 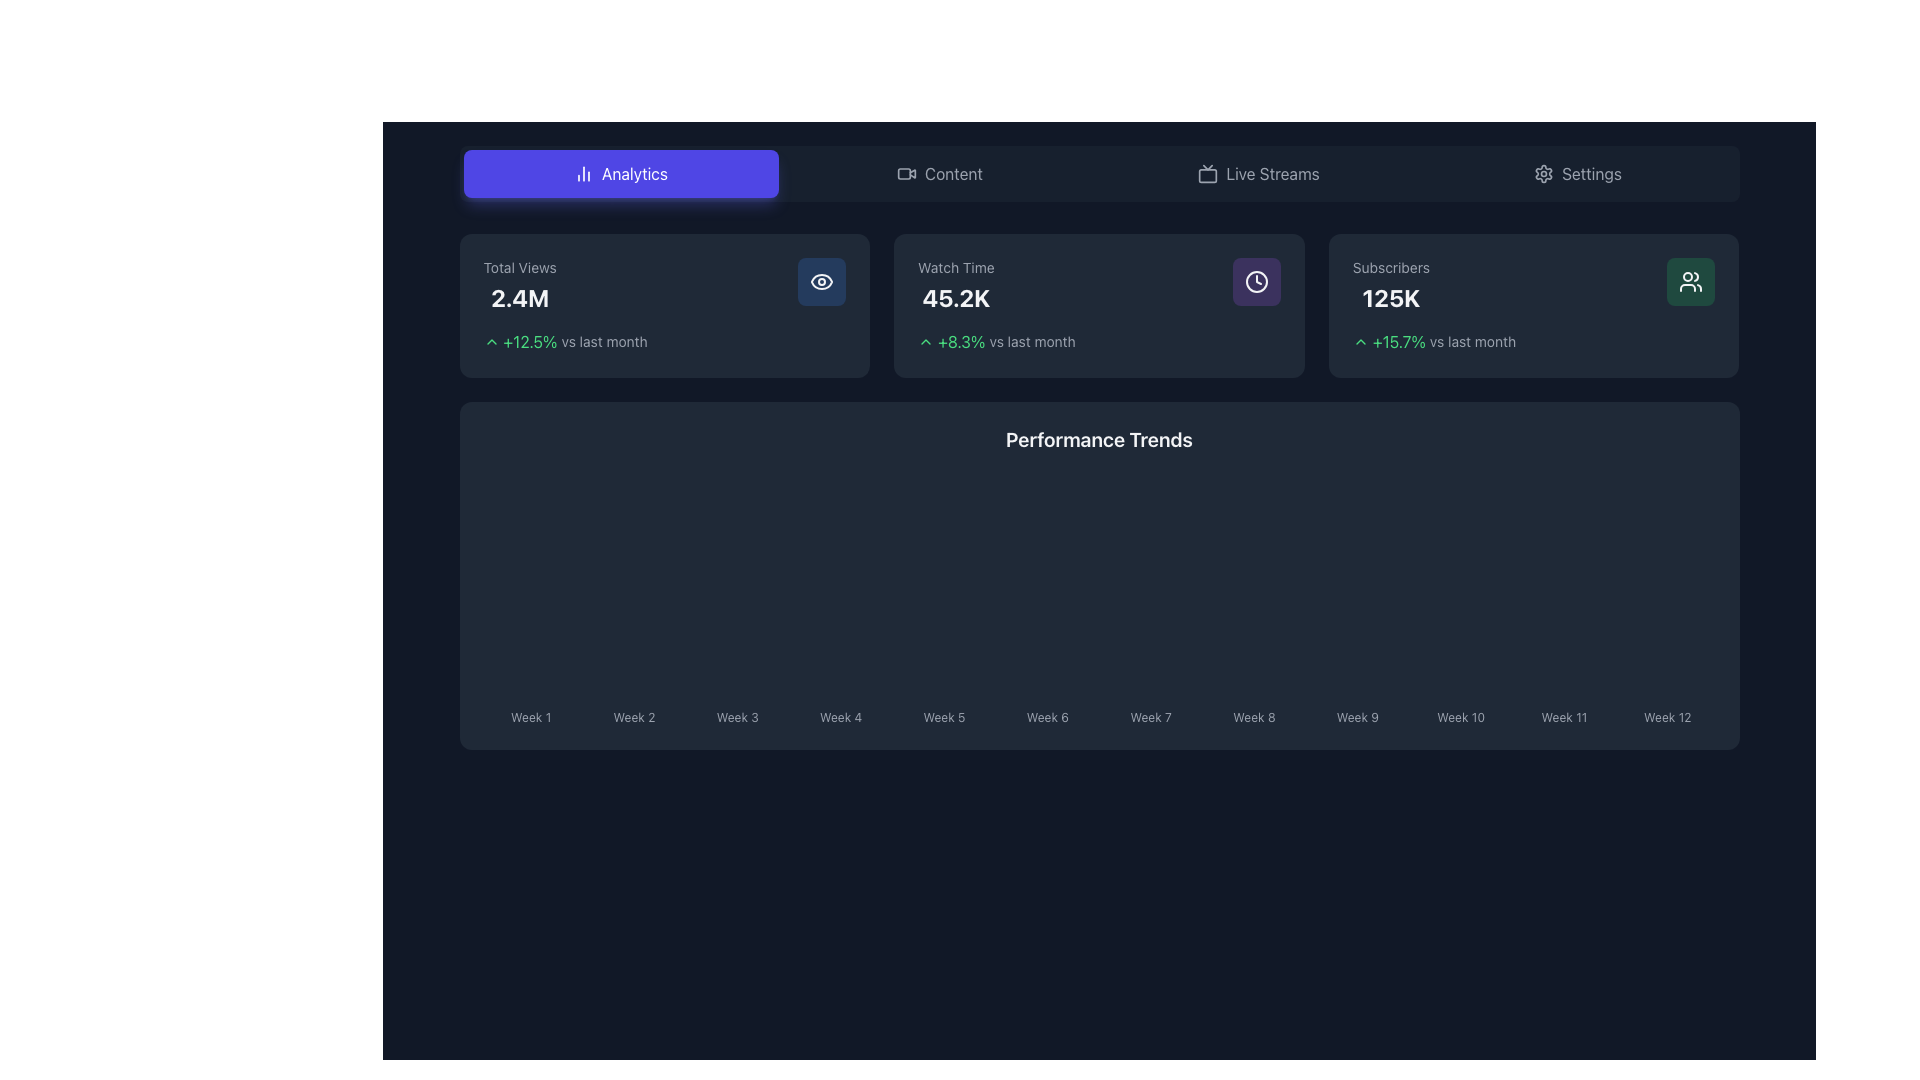 I want to click on label of the text element displaying 'Week 4', which is part of a series of week labels aligned horizontally at the bottom of the 'Performance Trends' section, so click(x=841, y=712).